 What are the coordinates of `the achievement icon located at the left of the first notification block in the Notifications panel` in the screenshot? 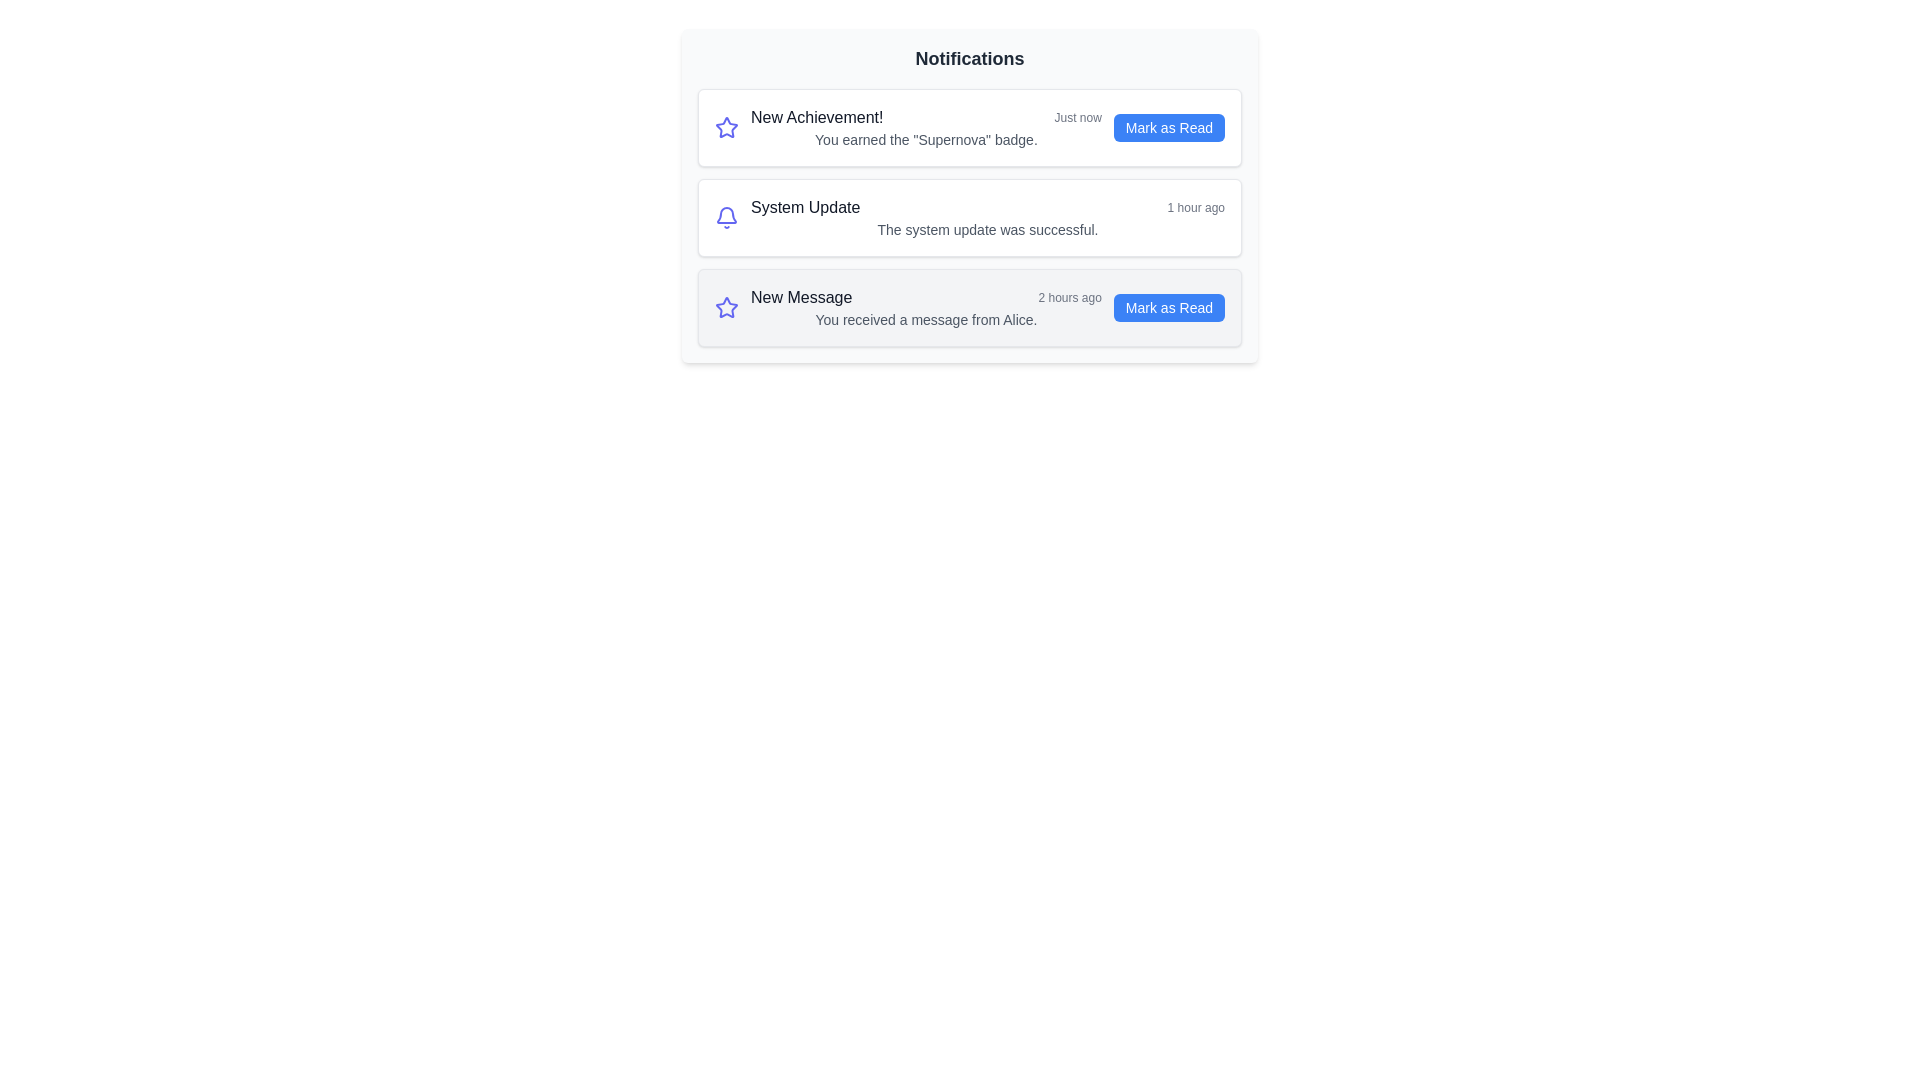 It's located at (725, 127).